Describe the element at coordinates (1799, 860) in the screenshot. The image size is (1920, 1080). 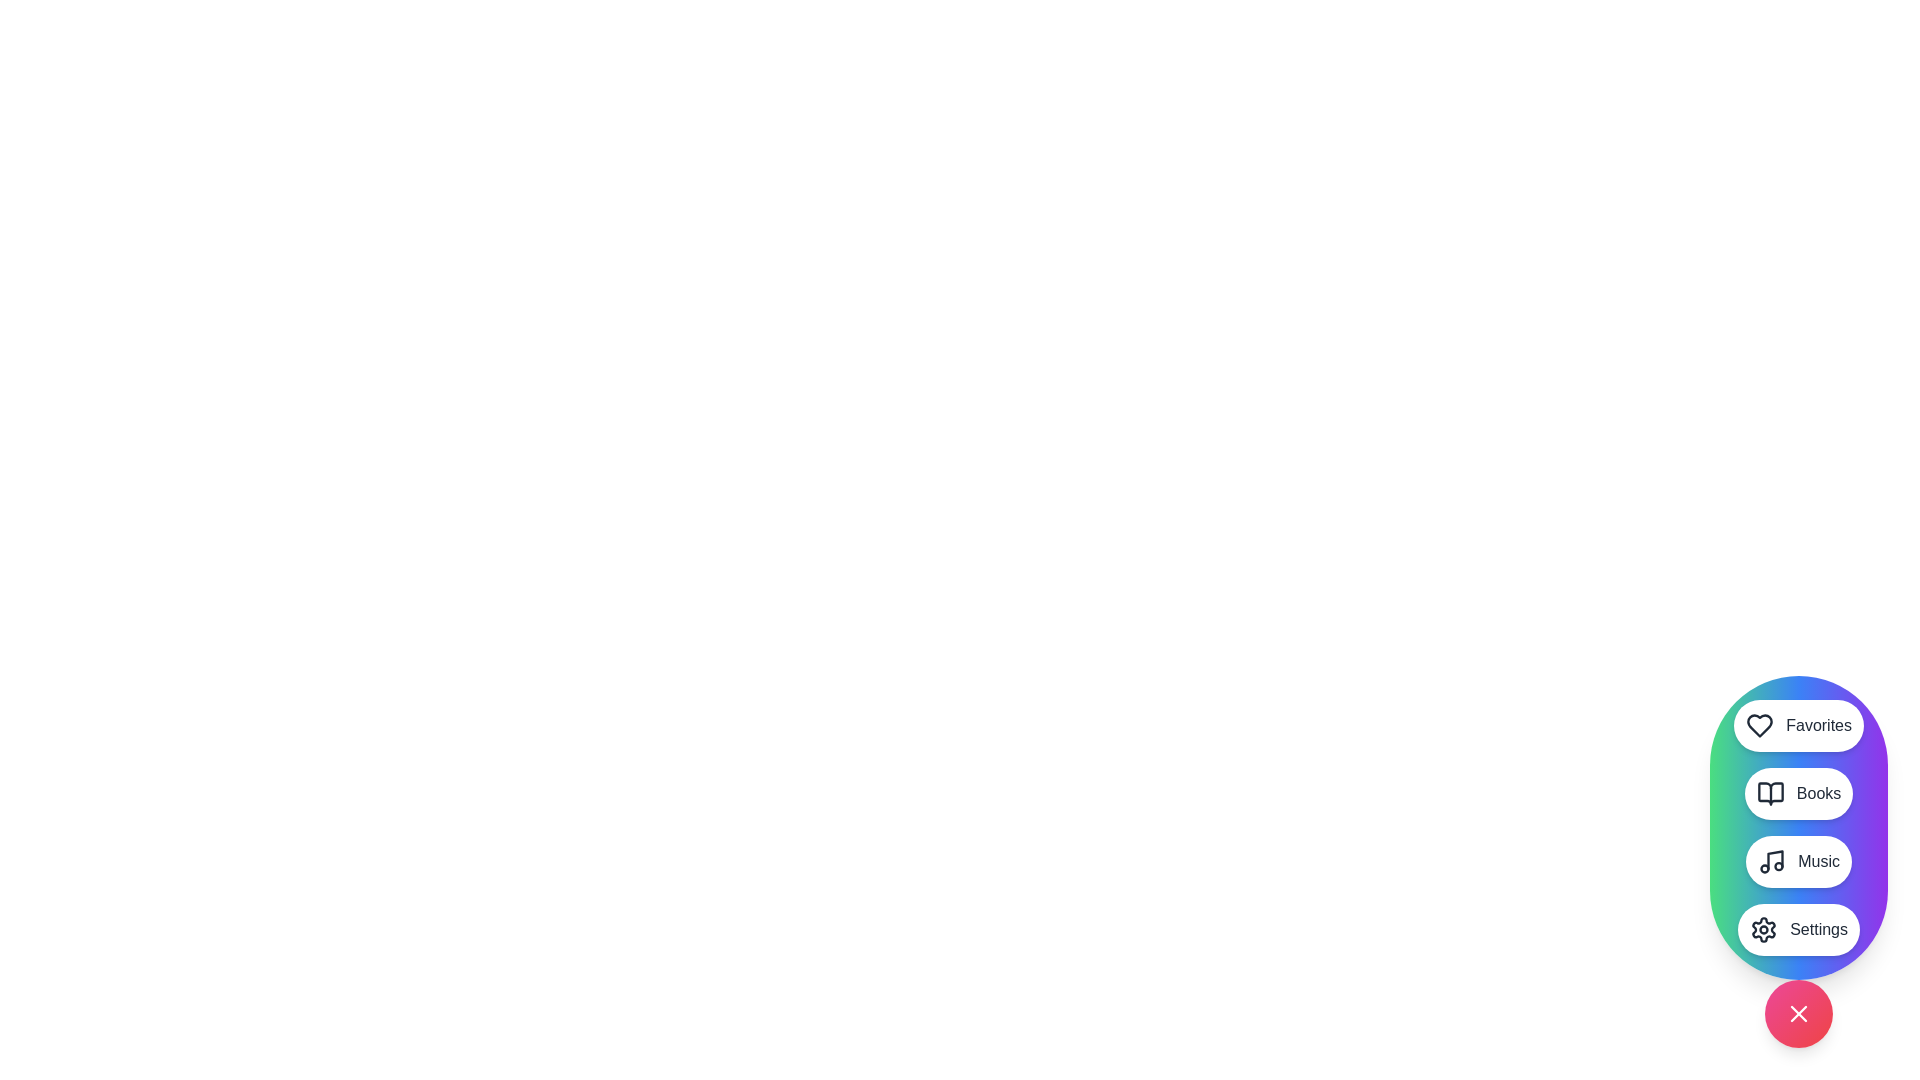
I see `the menu option Music to perform its associated action` at that location.